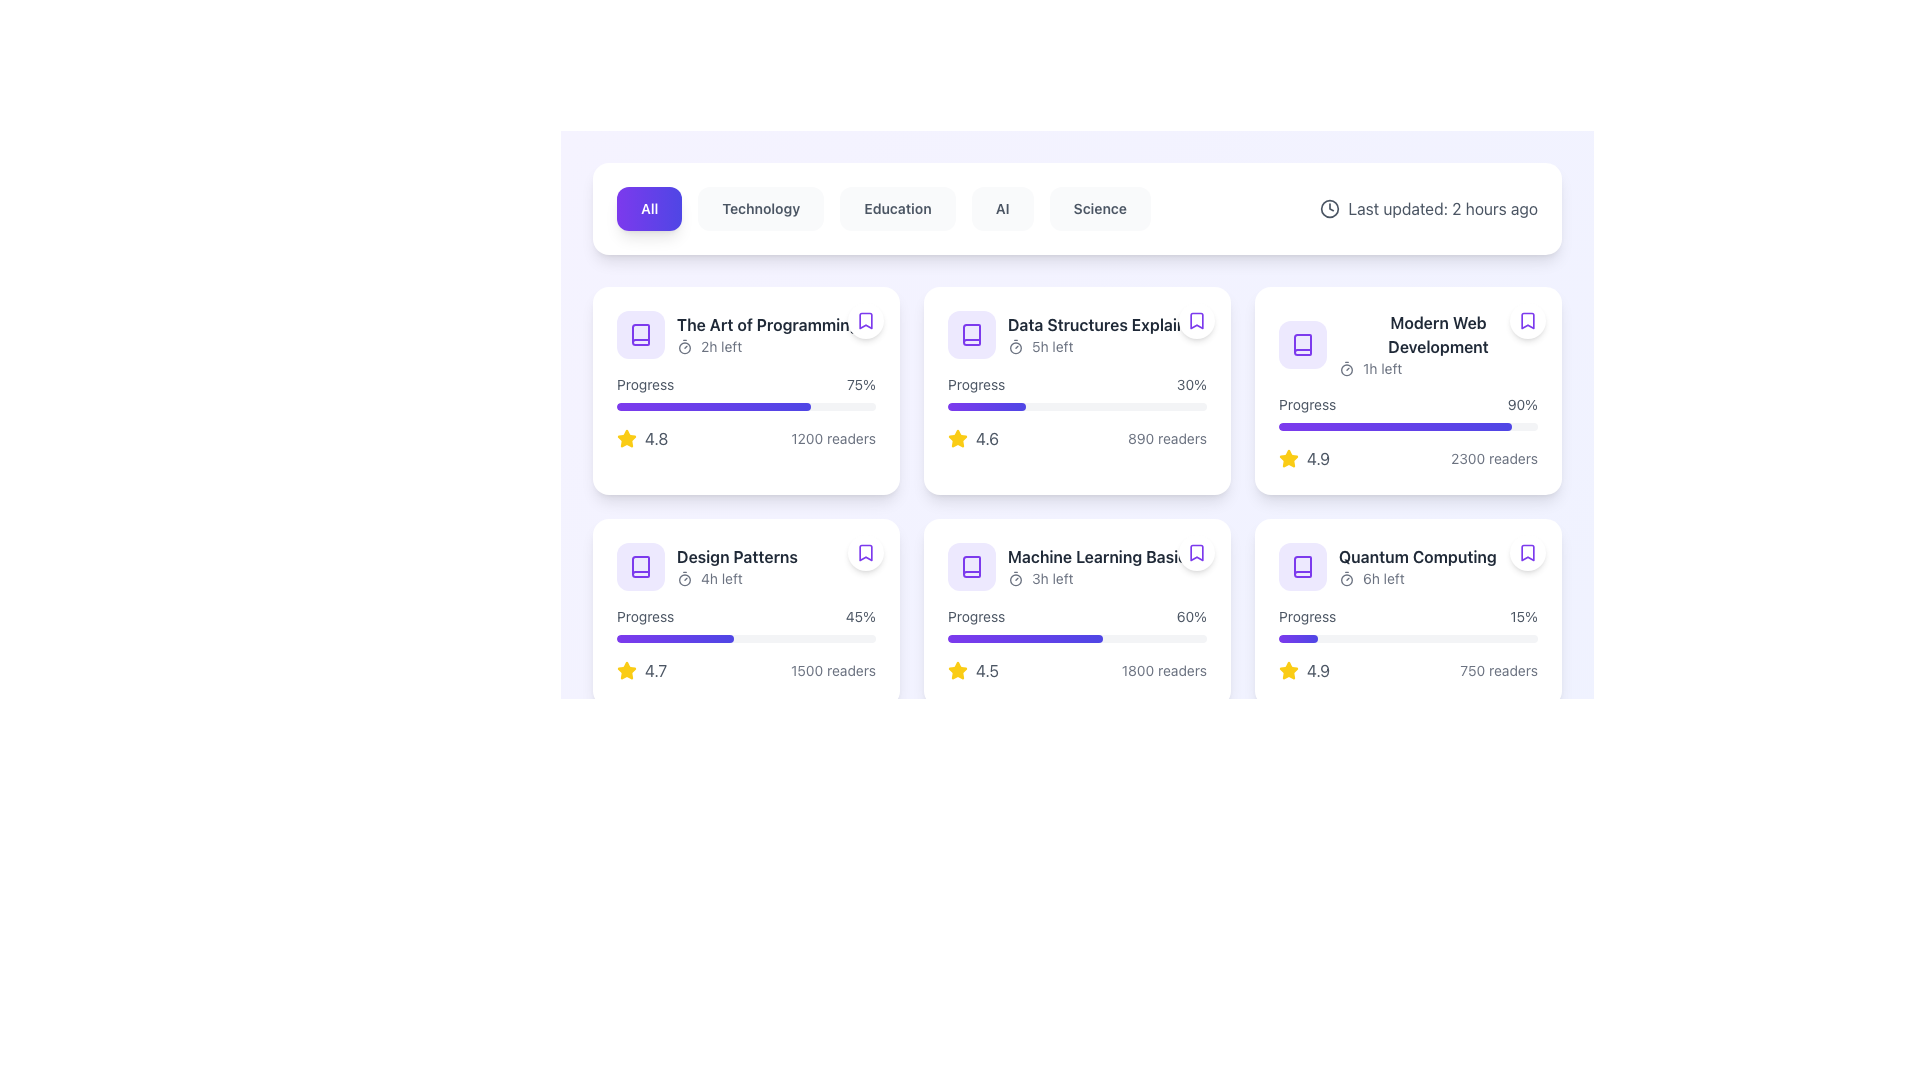 This screenshot has width=1920, height=1080. Describe the element at coordinates (1304, 459) in the screenshot. I see `the rating display component located in the first row, third column of the grid of cards for the 'Modern Web Development' item, positioned below the progress bar and above the '2300 readers' text` at that location.